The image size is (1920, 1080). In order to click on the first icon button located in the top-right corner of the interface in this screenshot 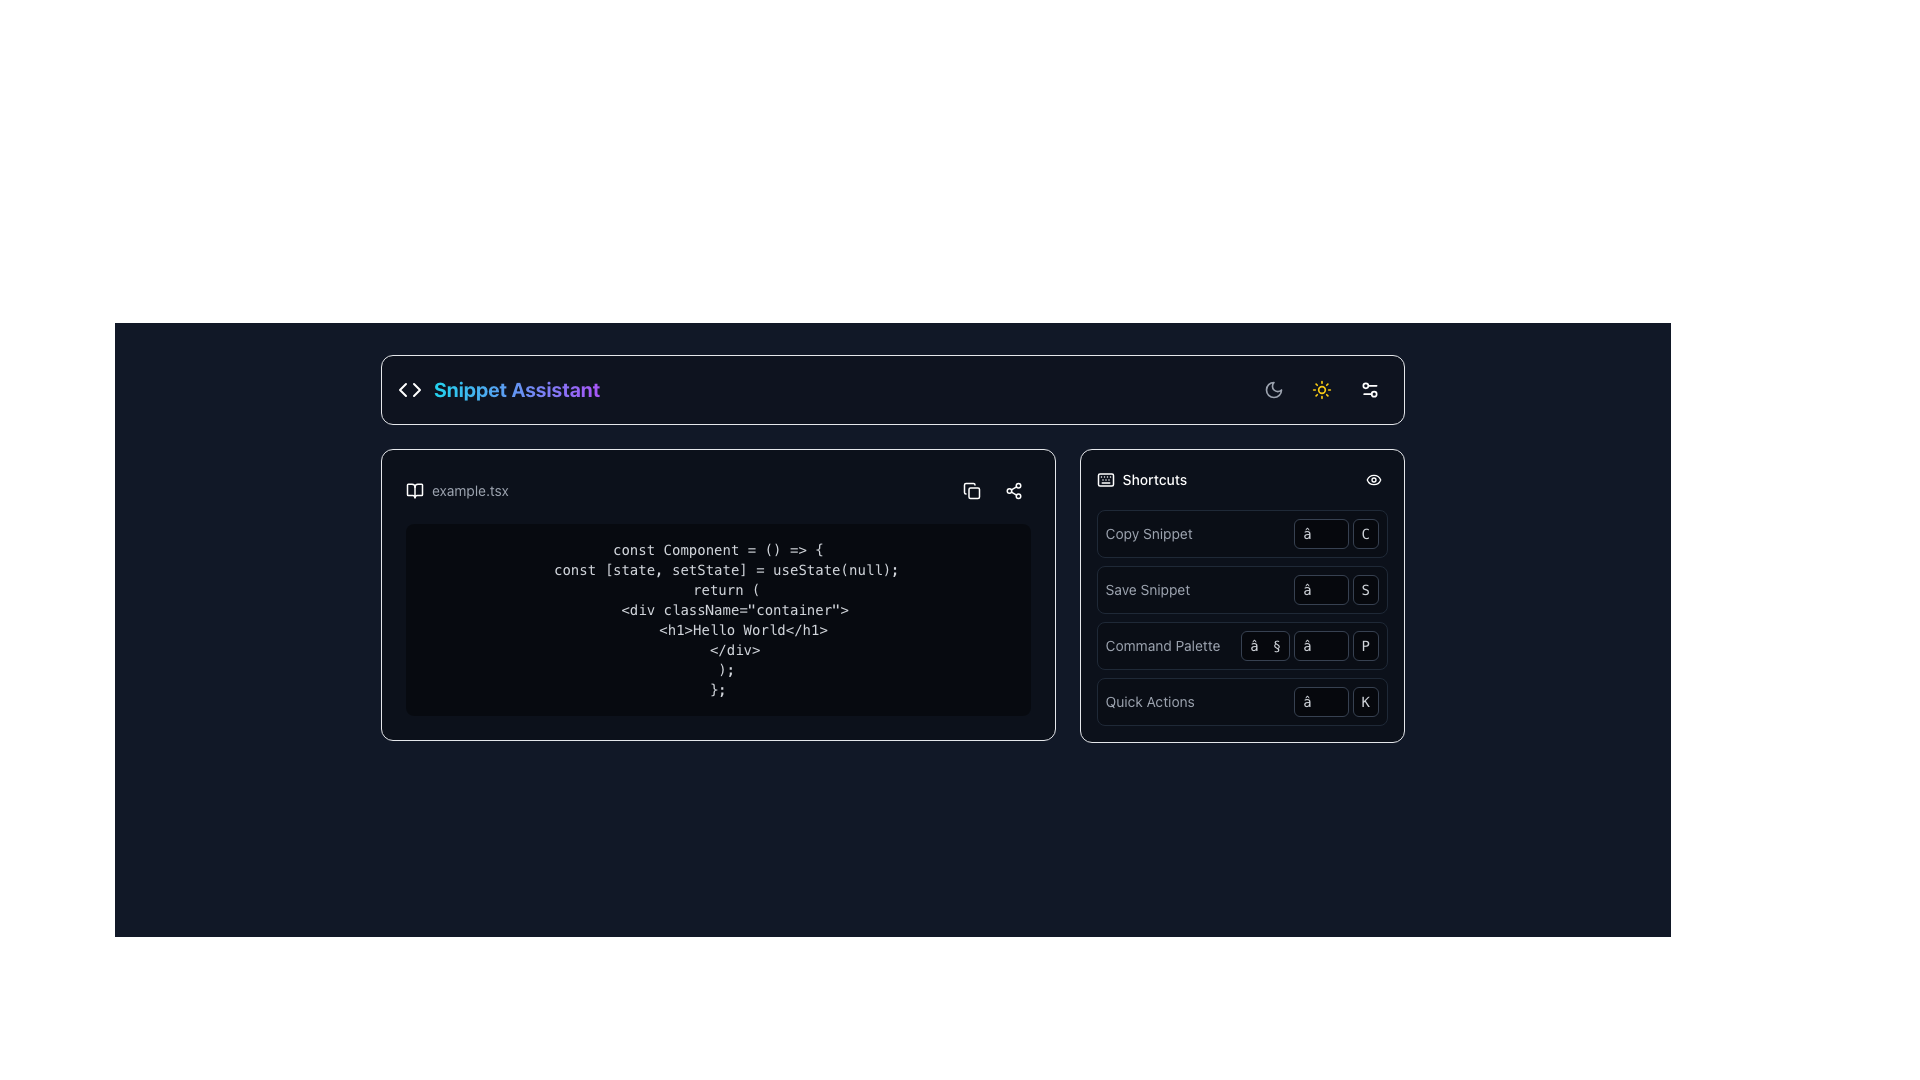, I will do `click(1368, 389)`.